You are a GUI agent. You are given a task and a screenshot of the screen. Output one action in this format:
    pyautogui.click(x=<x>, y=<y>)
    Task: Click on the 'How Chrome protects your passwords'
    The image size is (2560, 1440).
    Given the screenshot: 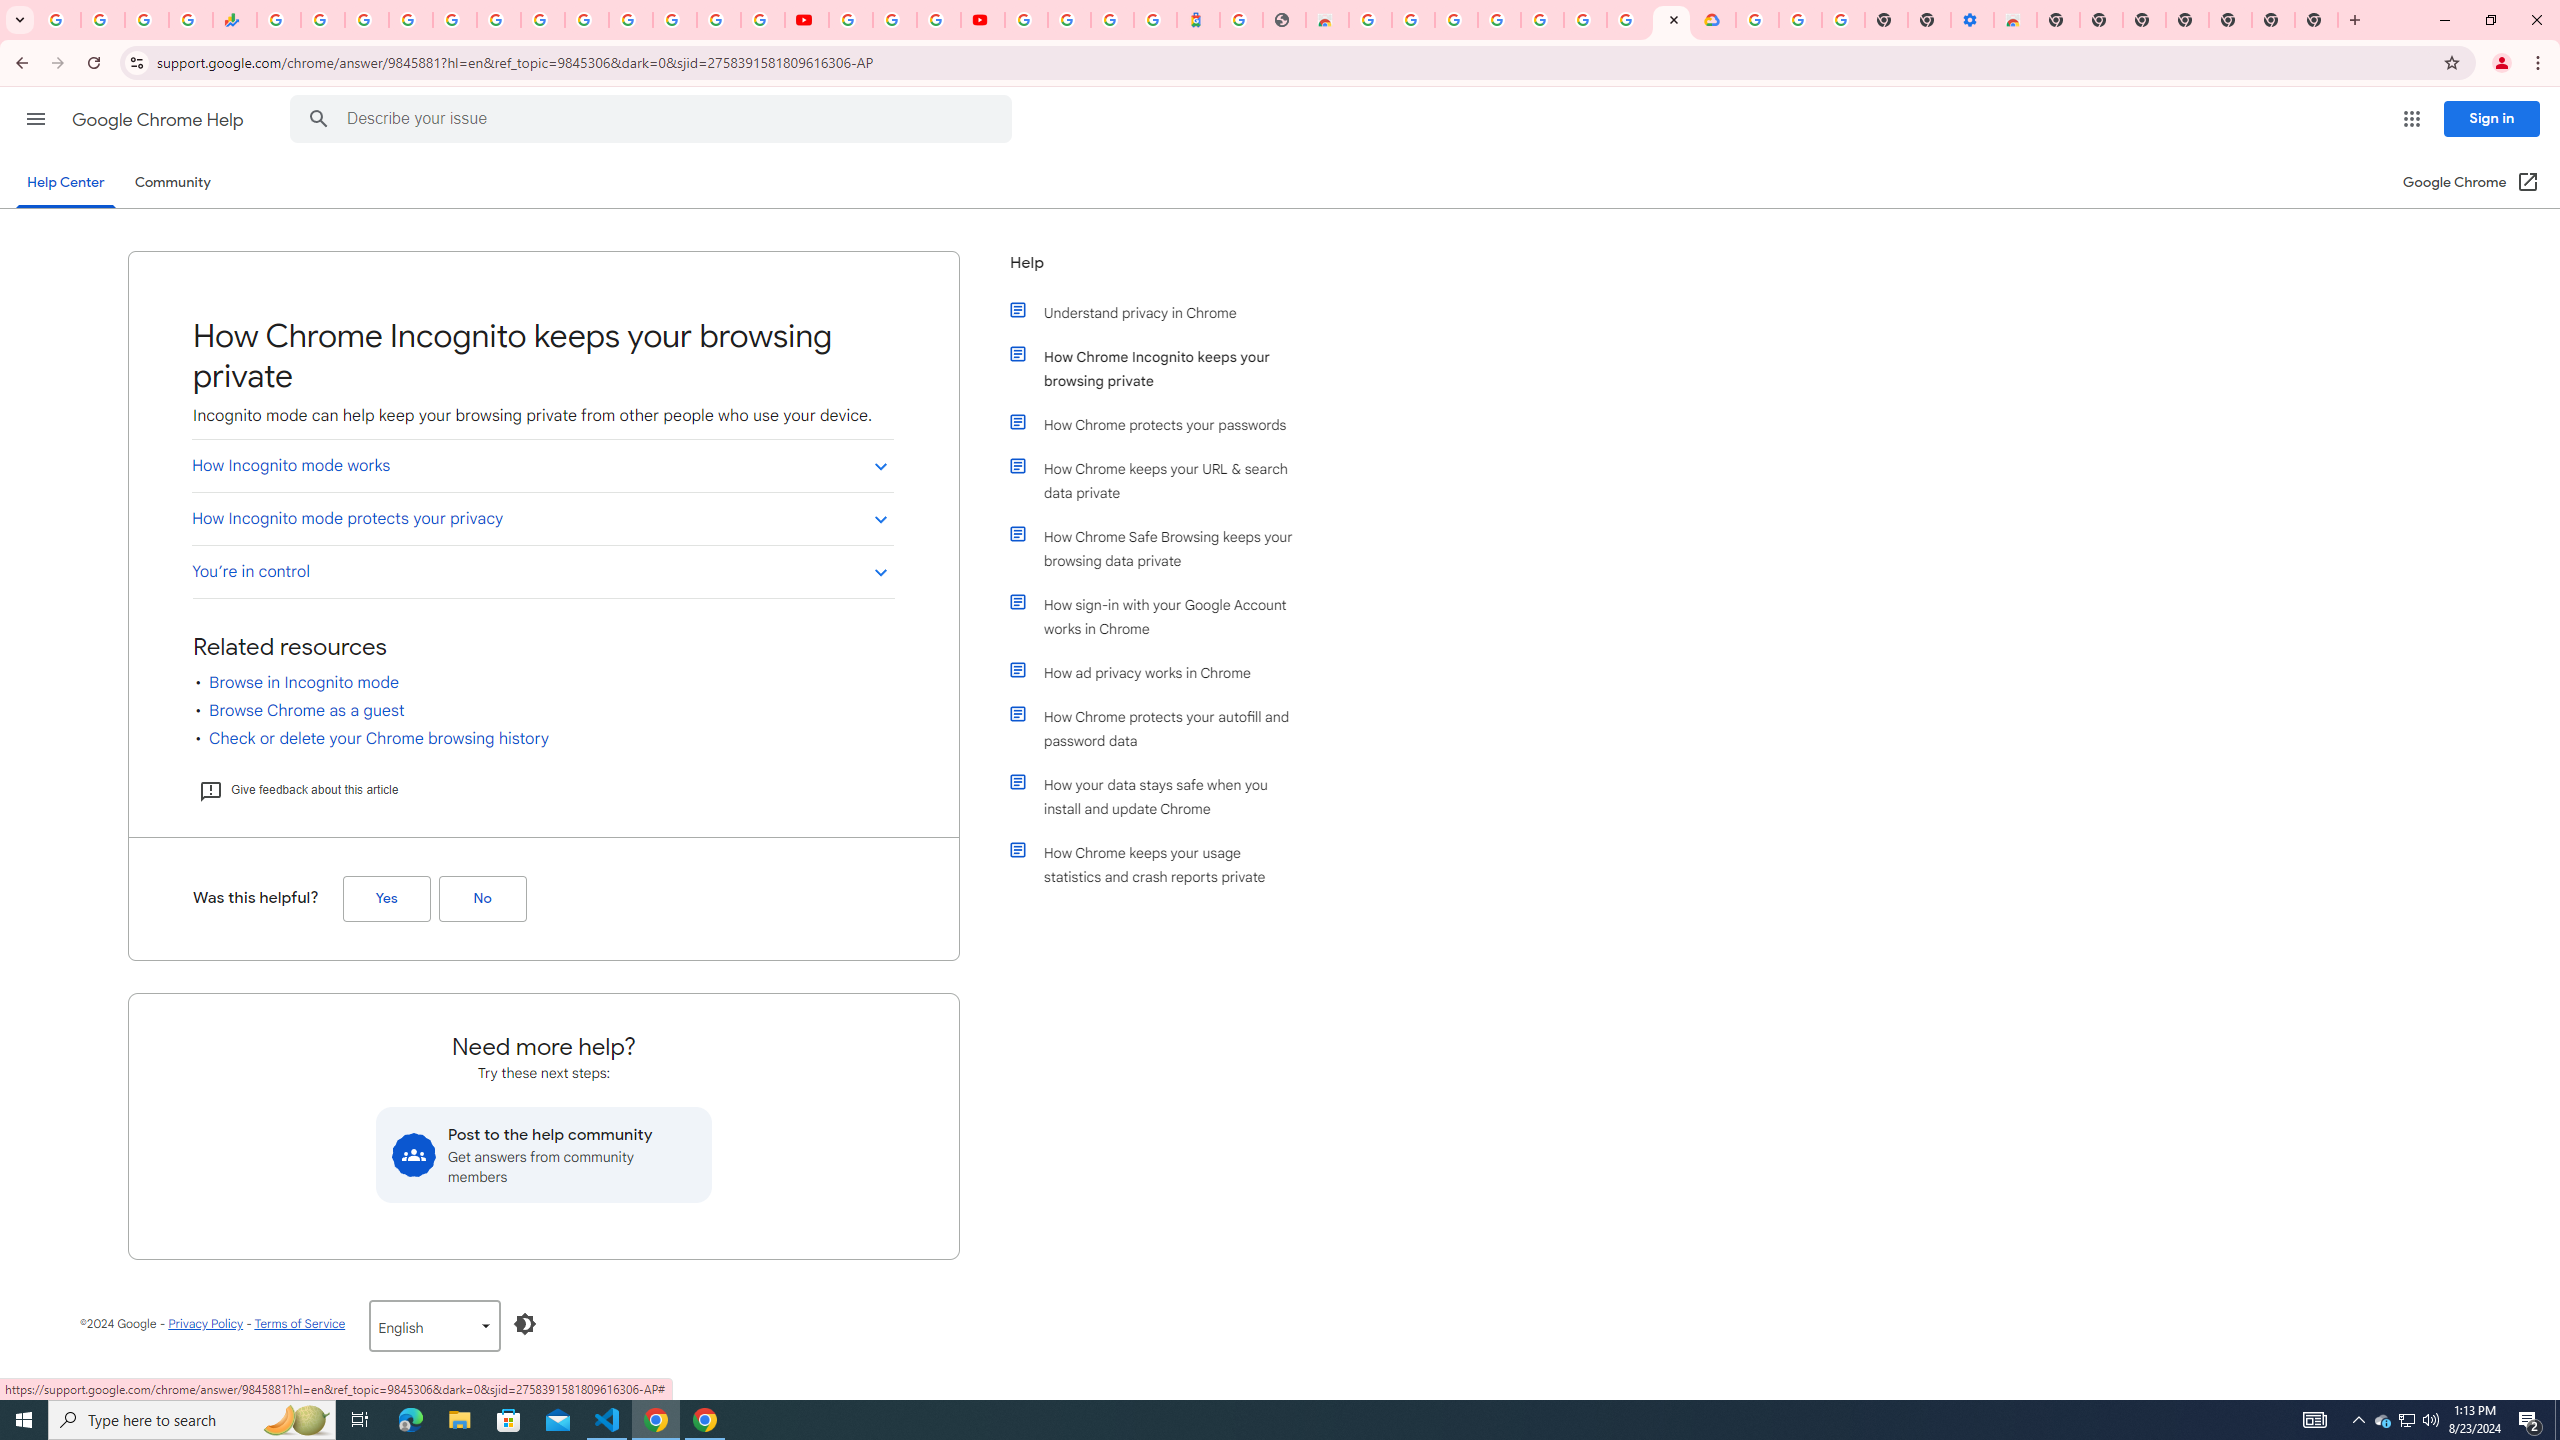 What is the action you would take?
    pyautogui.click(x=1162, y=424)
    